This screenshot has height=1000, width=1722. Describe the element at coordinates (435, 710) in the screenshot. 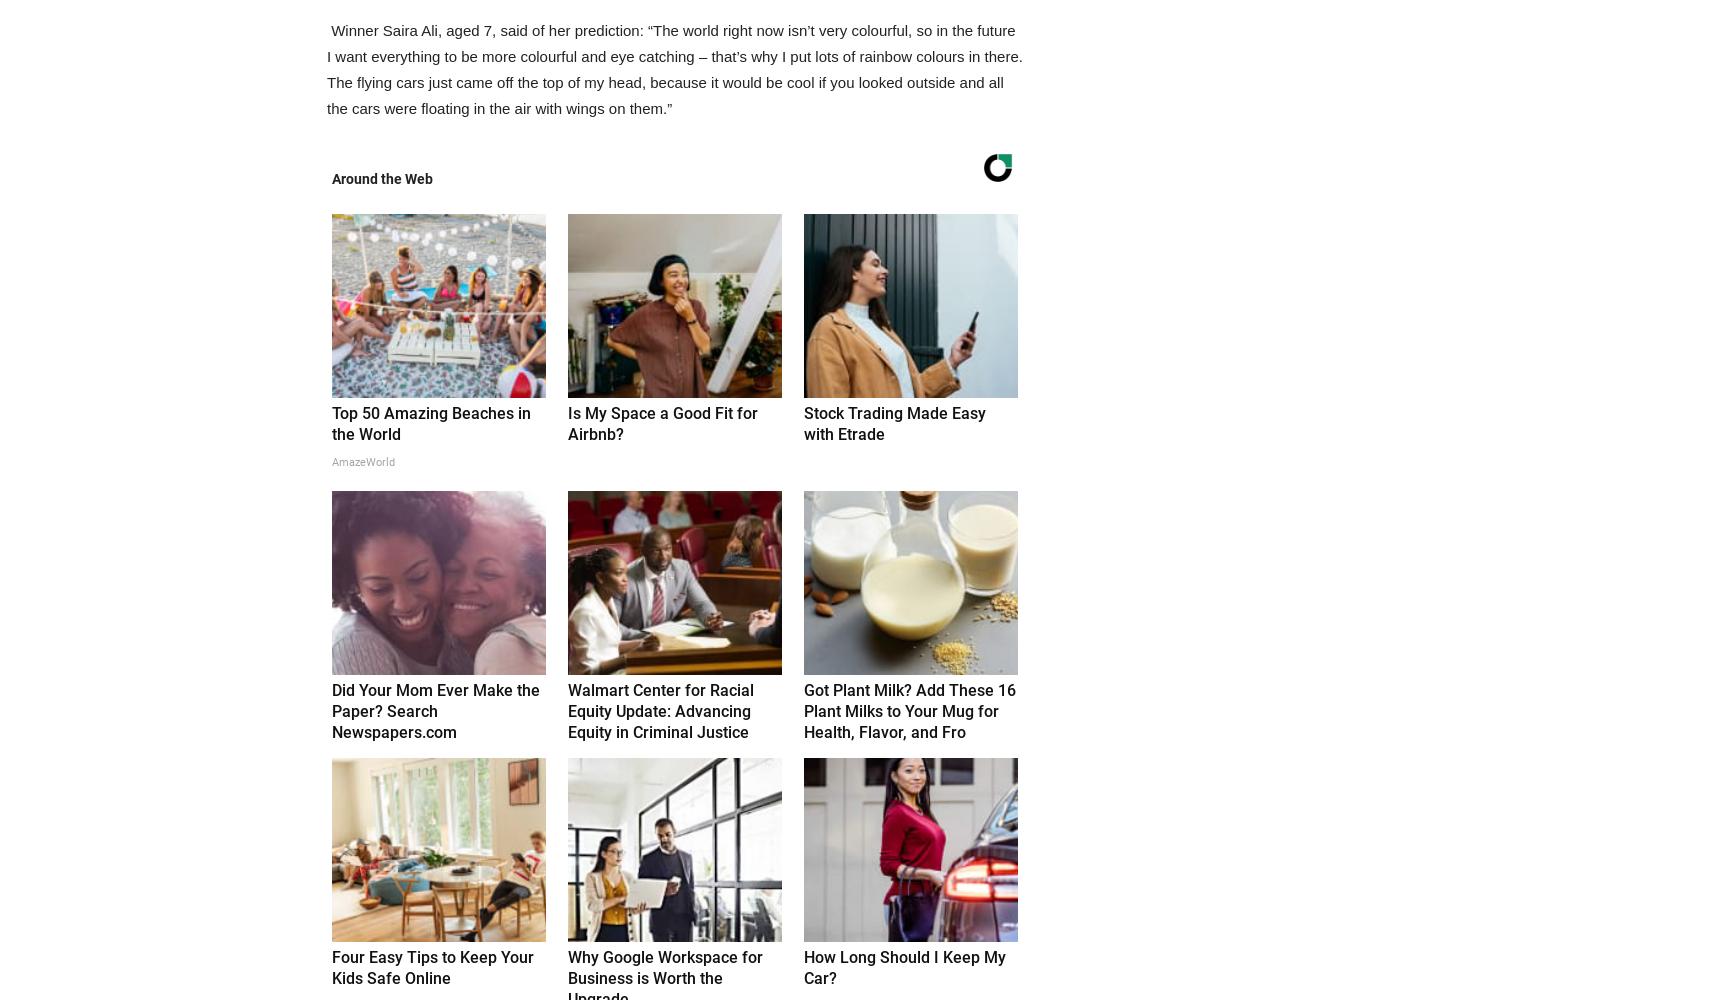

I see `'Did Your Mom Ever Make the Paper? Search Newspapers.com'` at that location.